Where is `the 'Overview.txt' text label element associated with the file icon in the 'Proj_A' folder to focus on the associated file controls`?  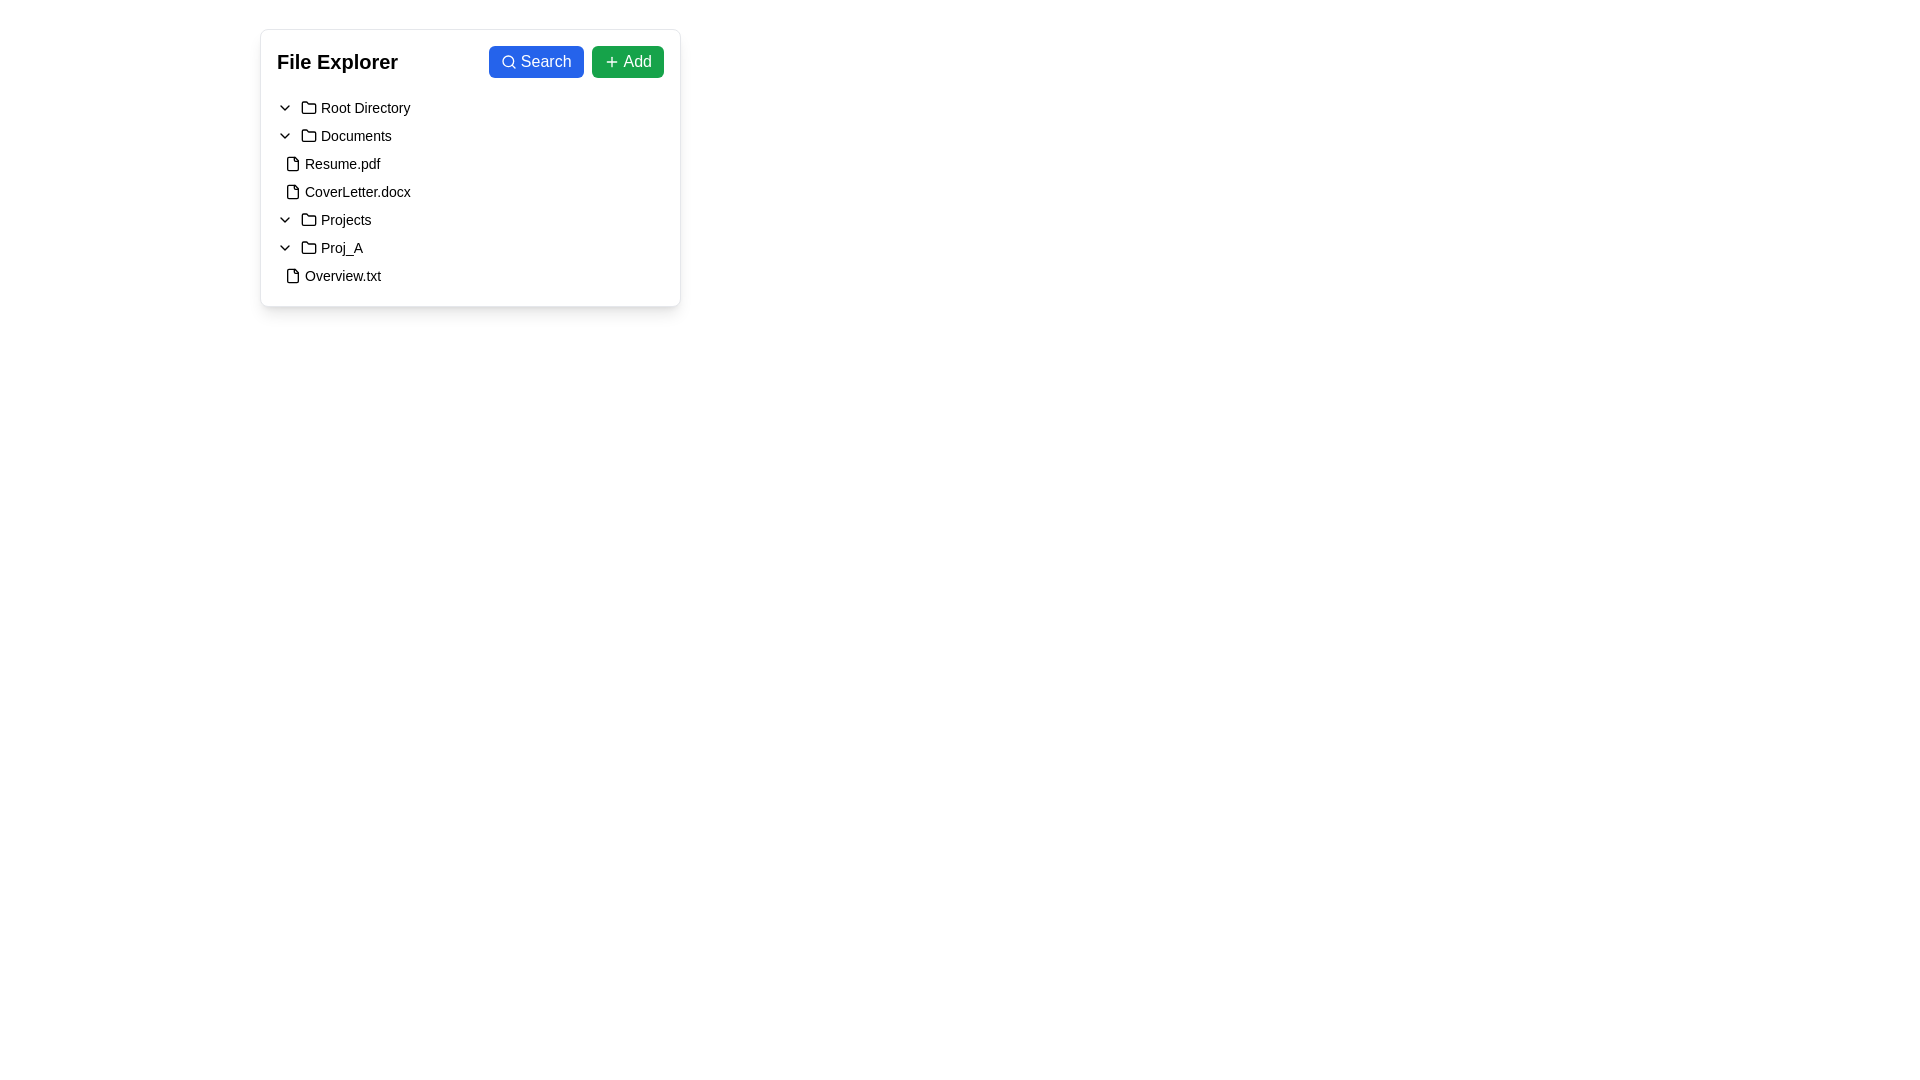
the 'Overview.txt' text label element associated with the file icon in the 'Proj_A' folder to focus on the associated file controls is located at coordinates (342, 276).